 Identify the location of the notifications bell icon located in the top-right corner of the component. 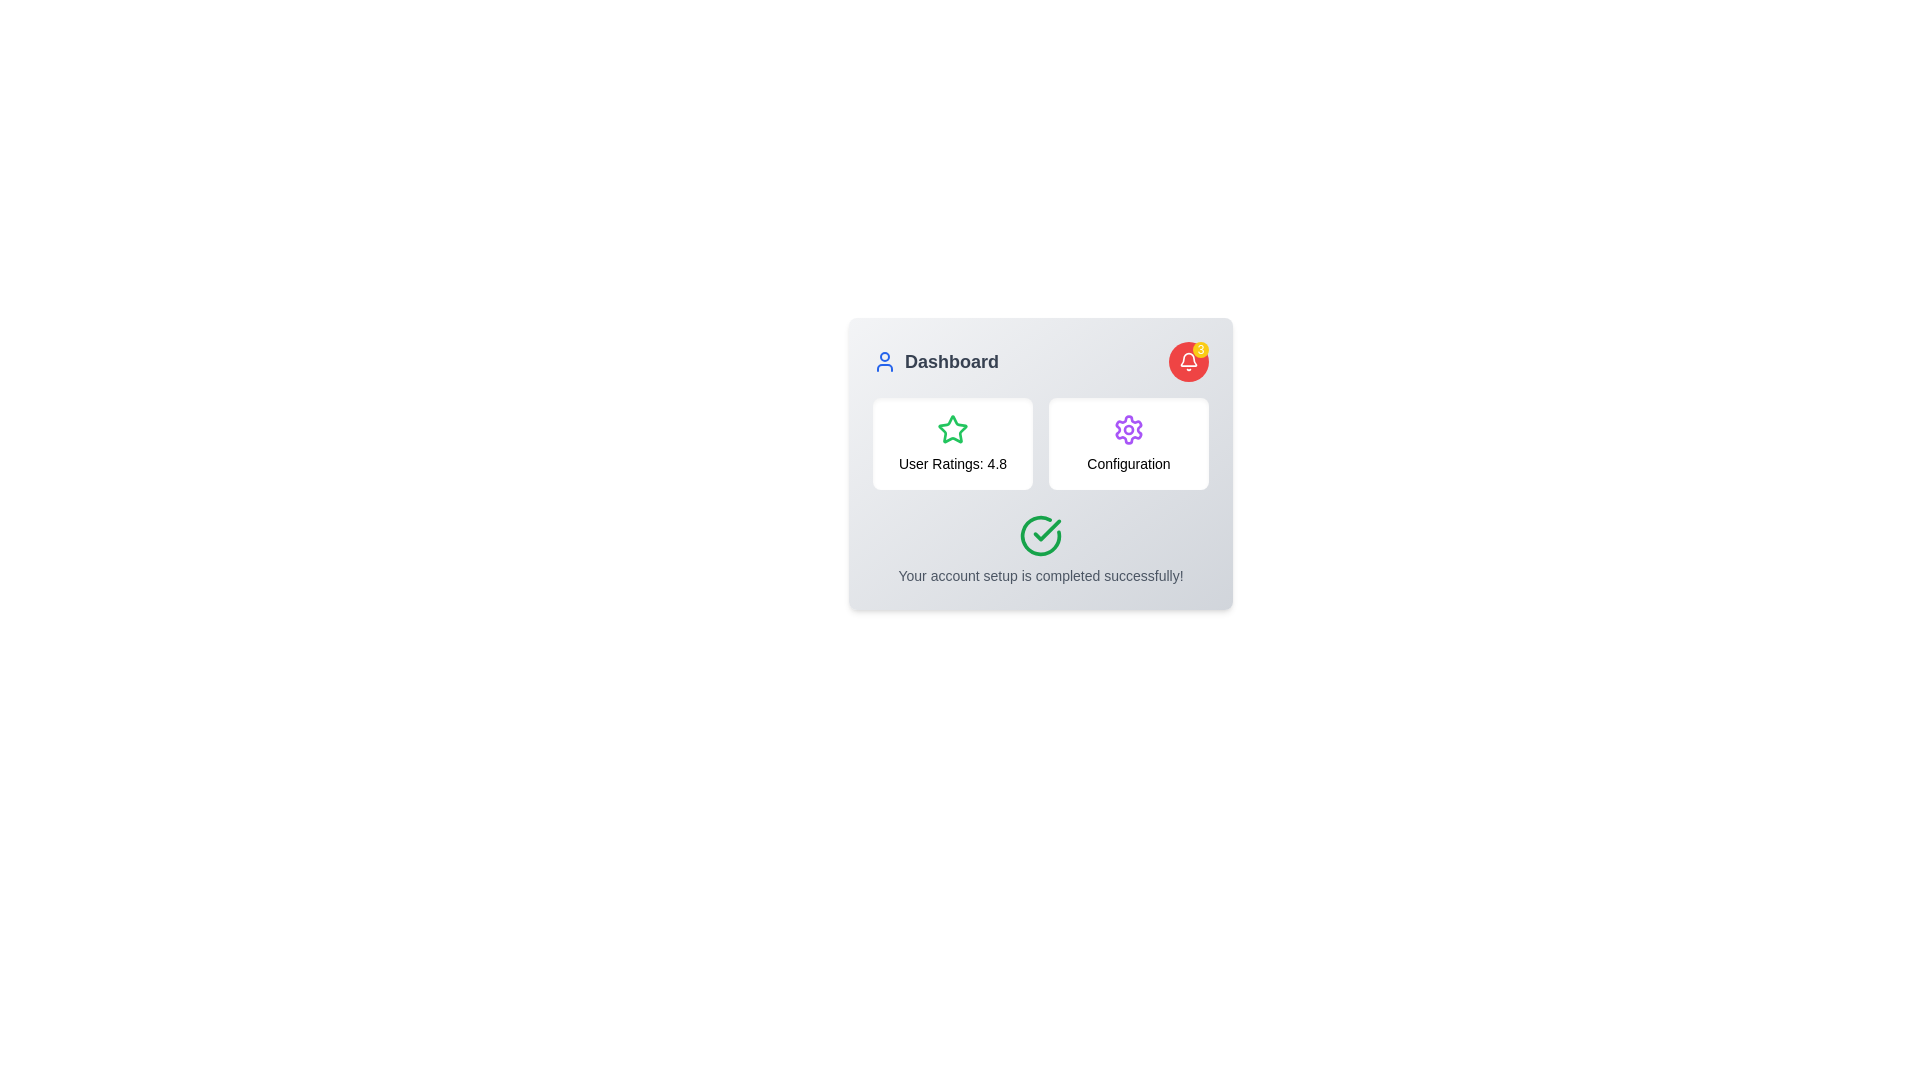
(1189, 358).